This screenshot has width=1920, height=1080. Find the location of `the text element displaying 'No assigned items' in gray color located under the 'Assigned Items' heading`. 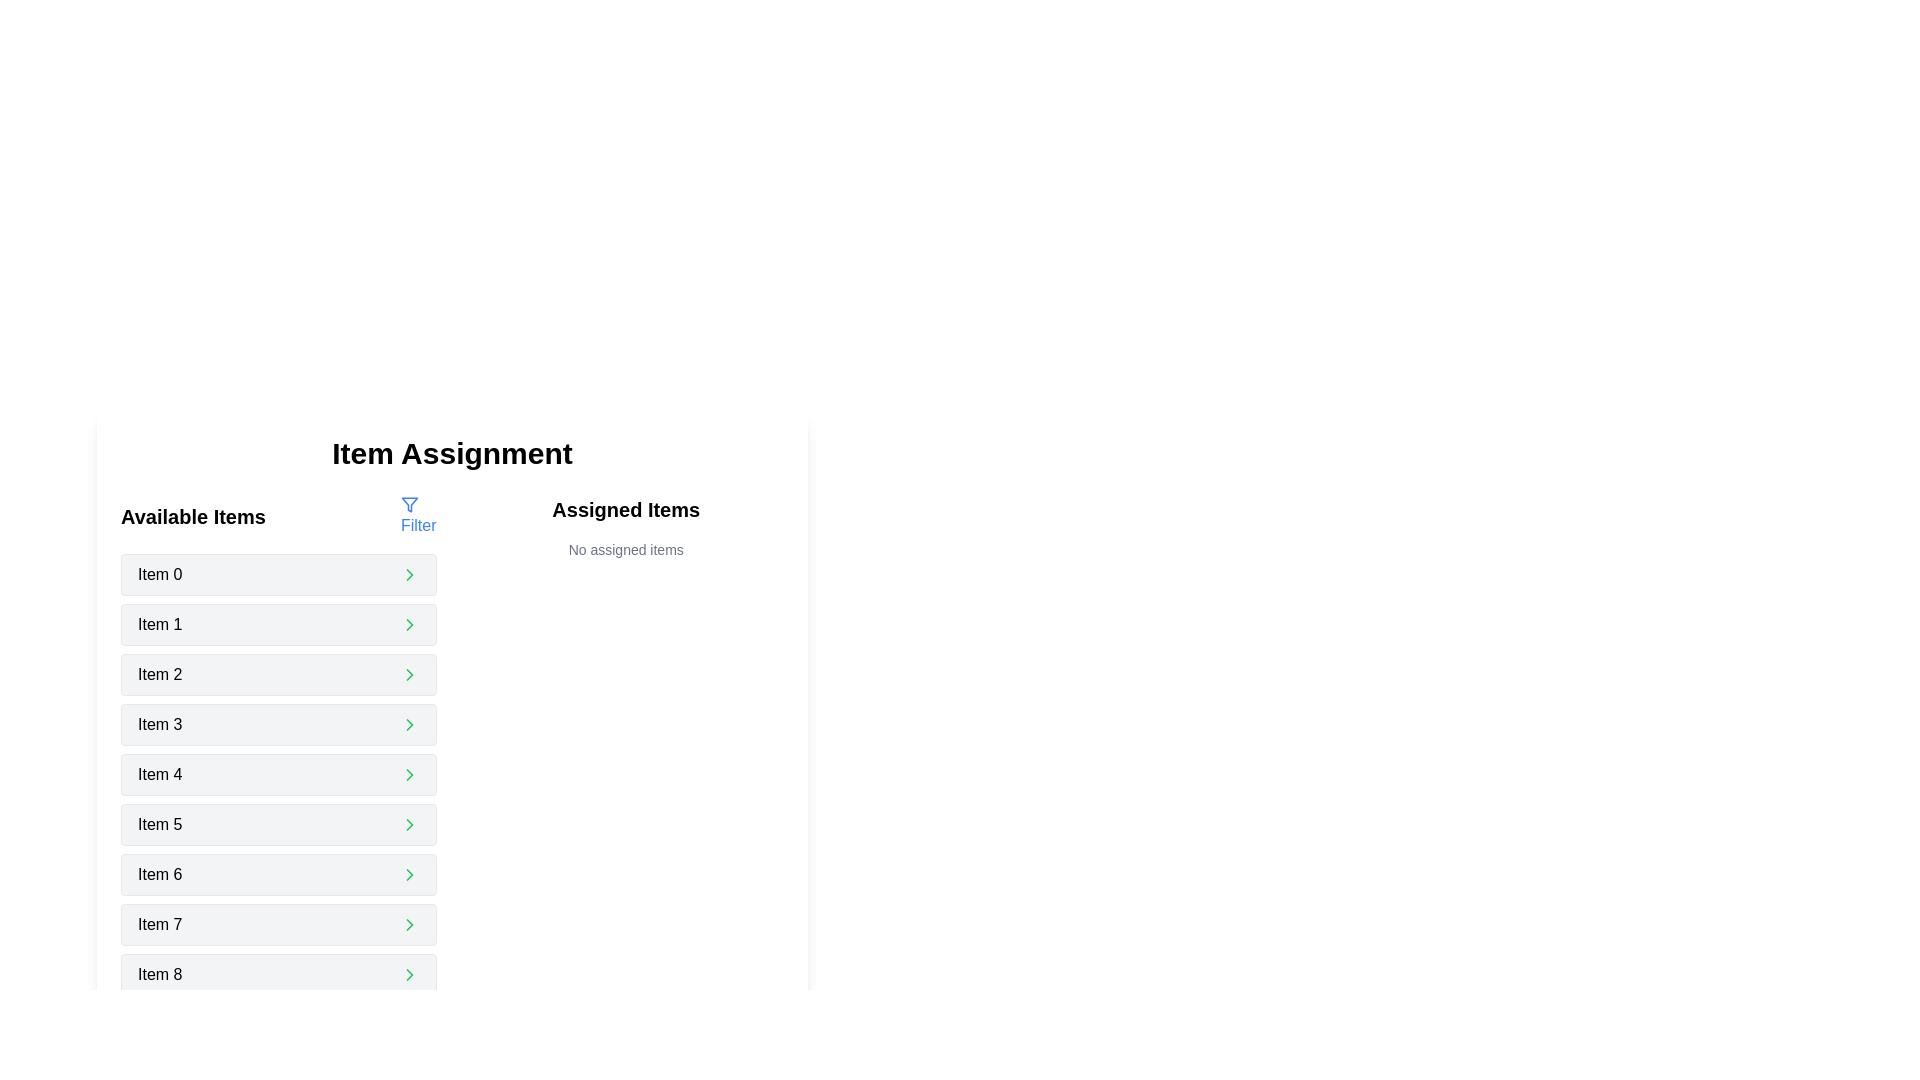

the text element displaying 'No assigned items' in gray color located under the 'Assigned Items' heading is located at coordinates (625, 550).